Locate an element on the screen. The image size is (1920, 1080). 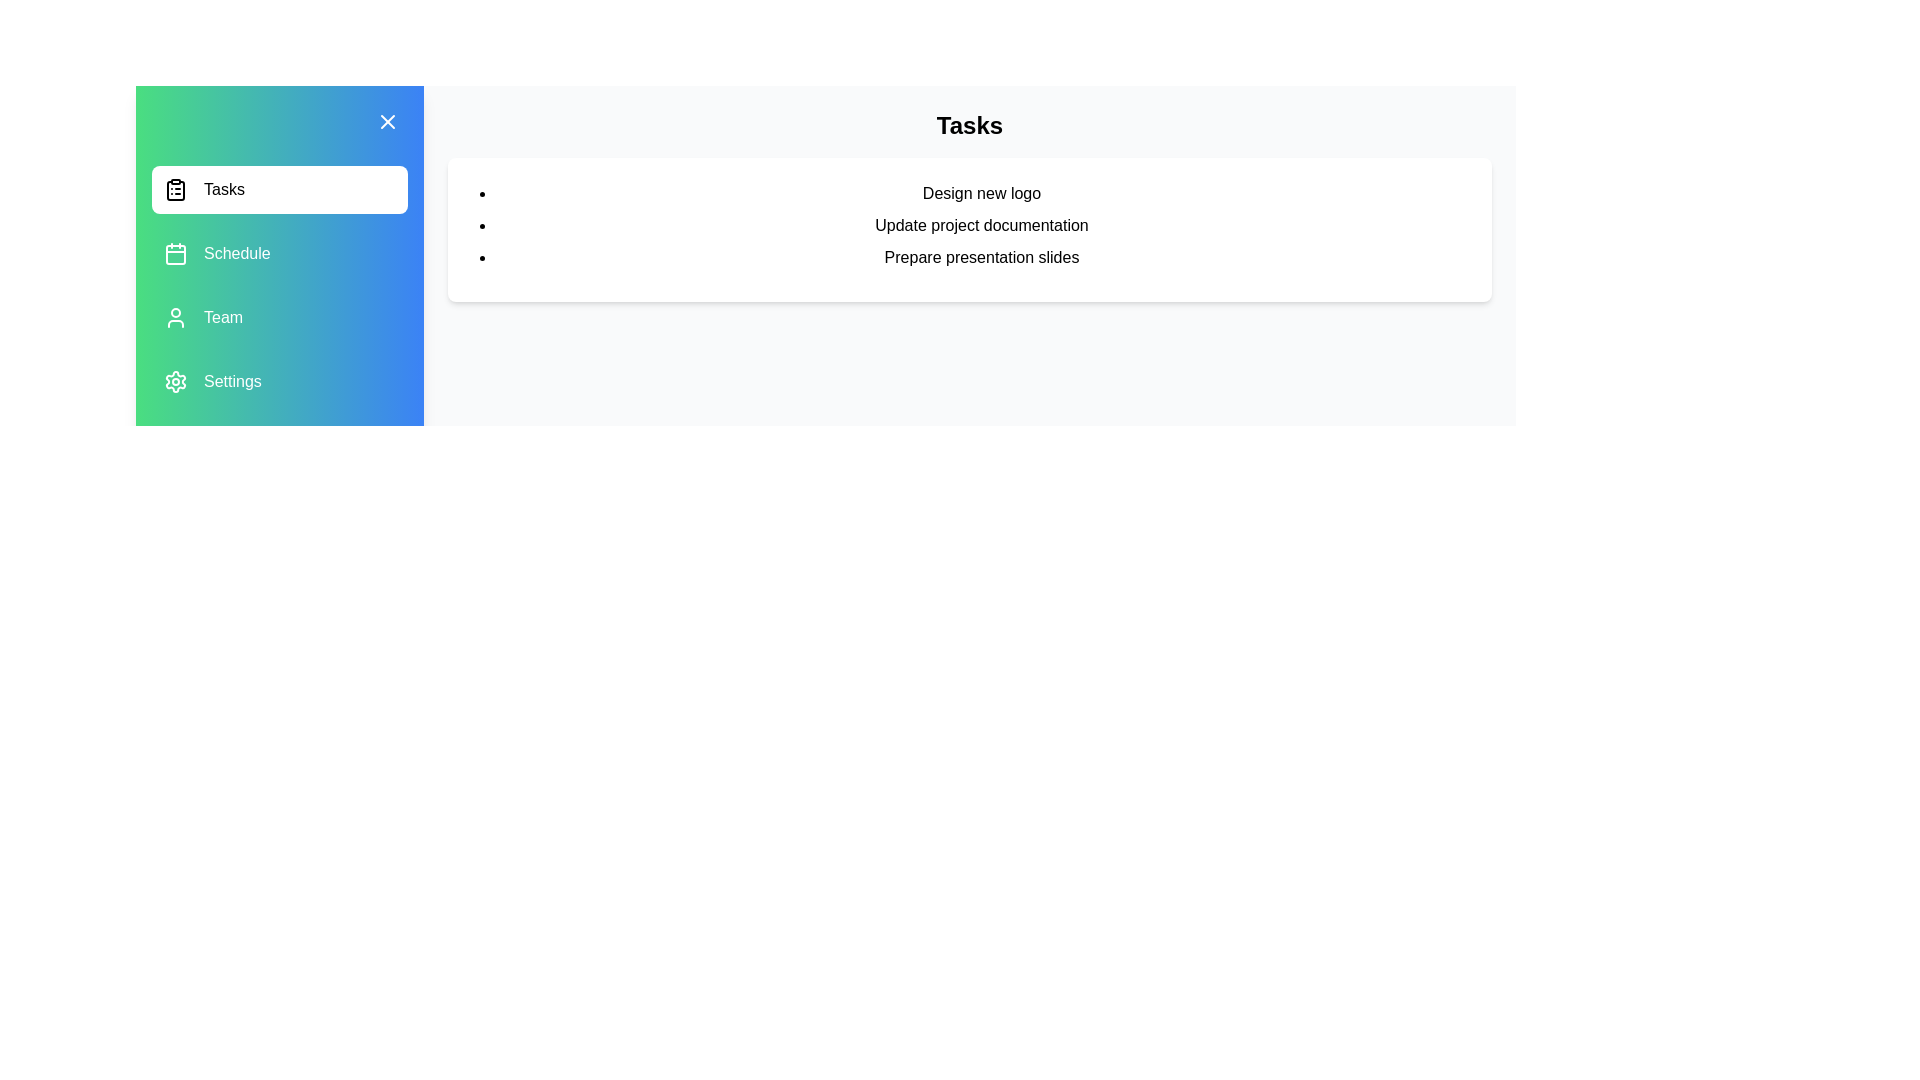
the section Team from the drawer menu is located at coordinates (278, 316).